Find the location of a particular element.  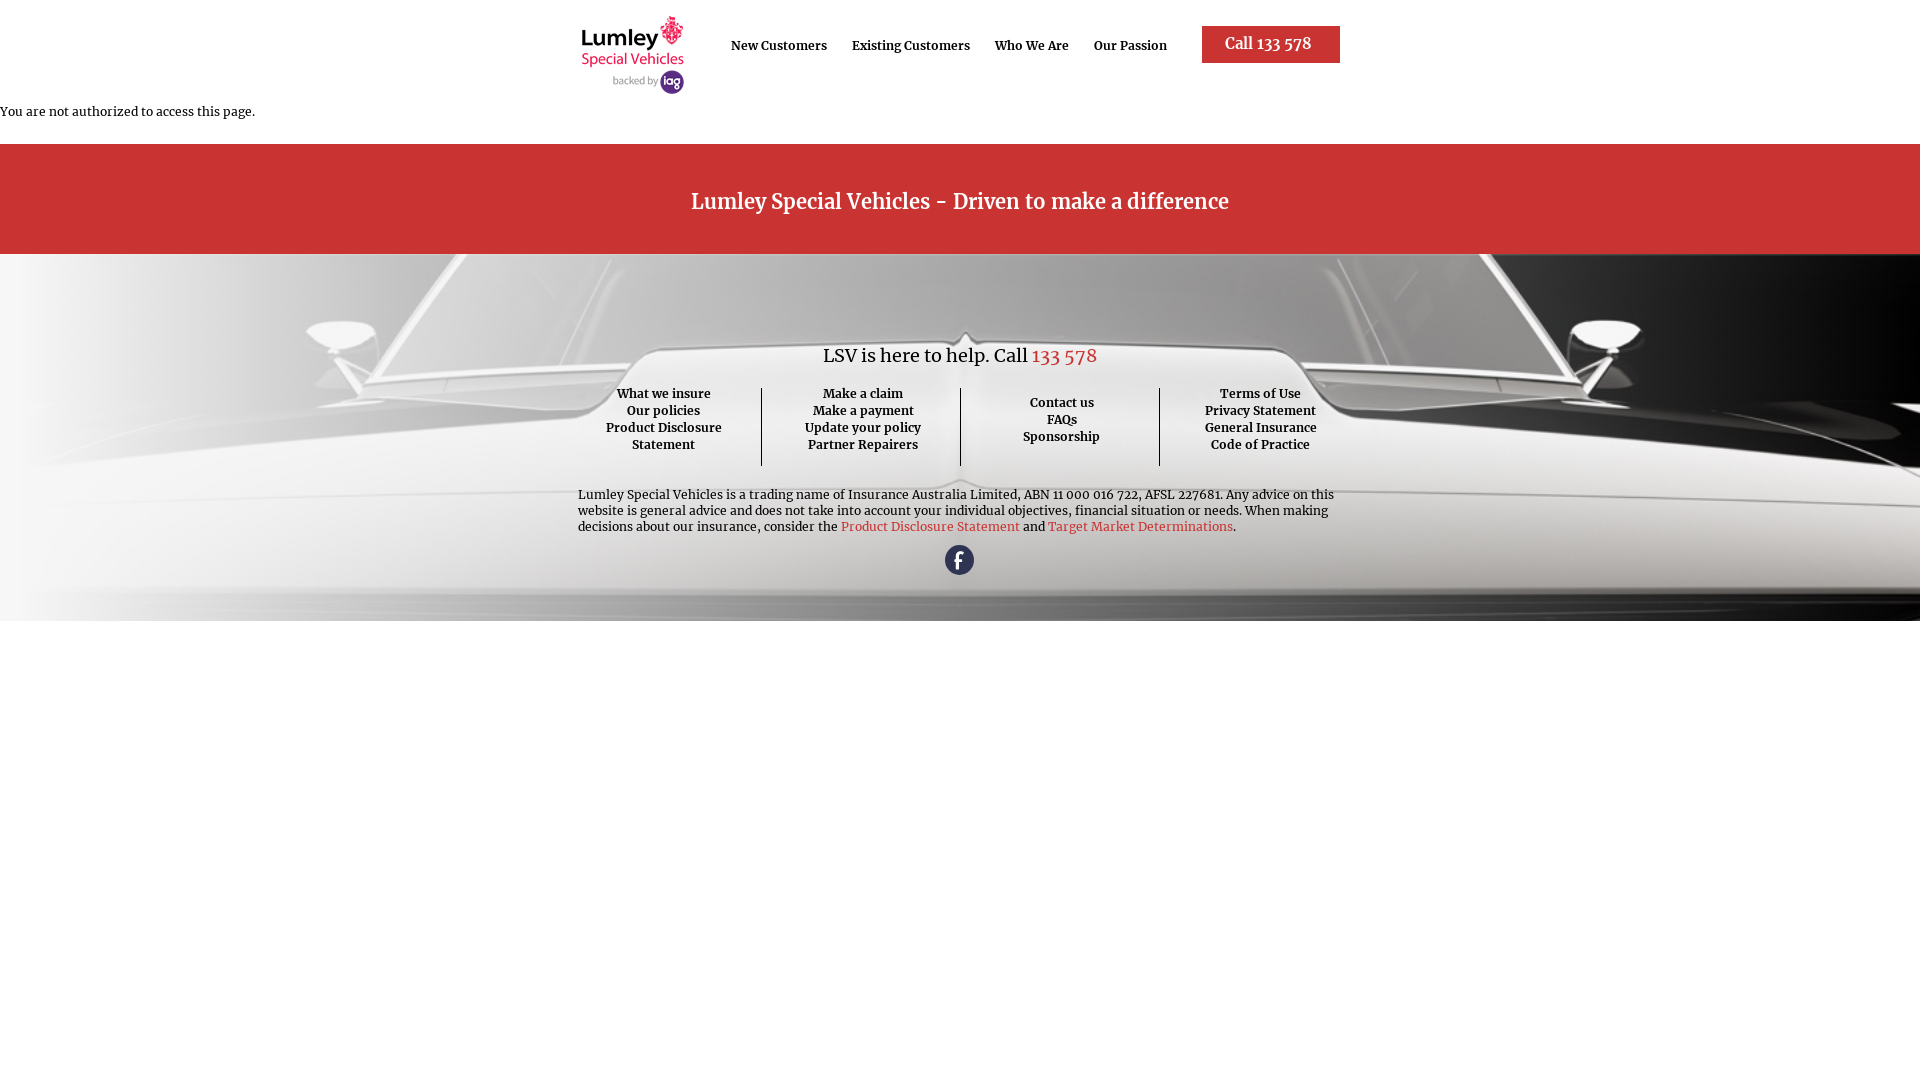

'Sponsorship' is located at coordinates (1022, 435).